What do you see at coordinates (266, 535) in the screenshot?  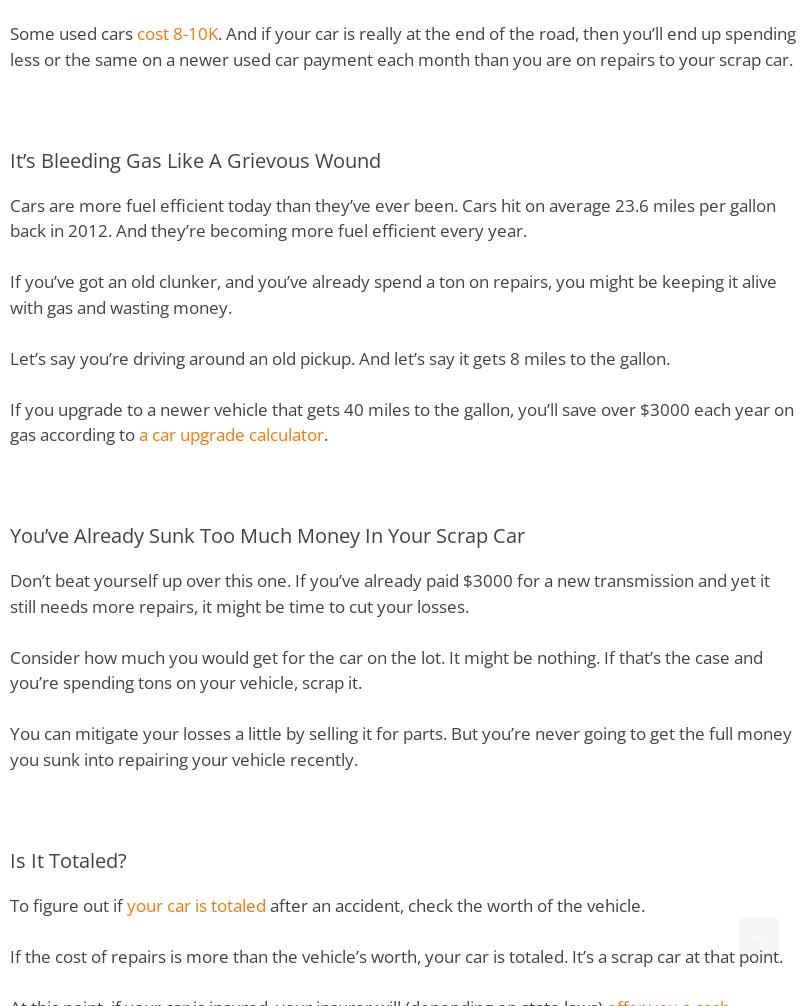 I see `'You’ve Already Sunk Too Much Money In Your Scrap Car'` at bounding box center [266, 535].